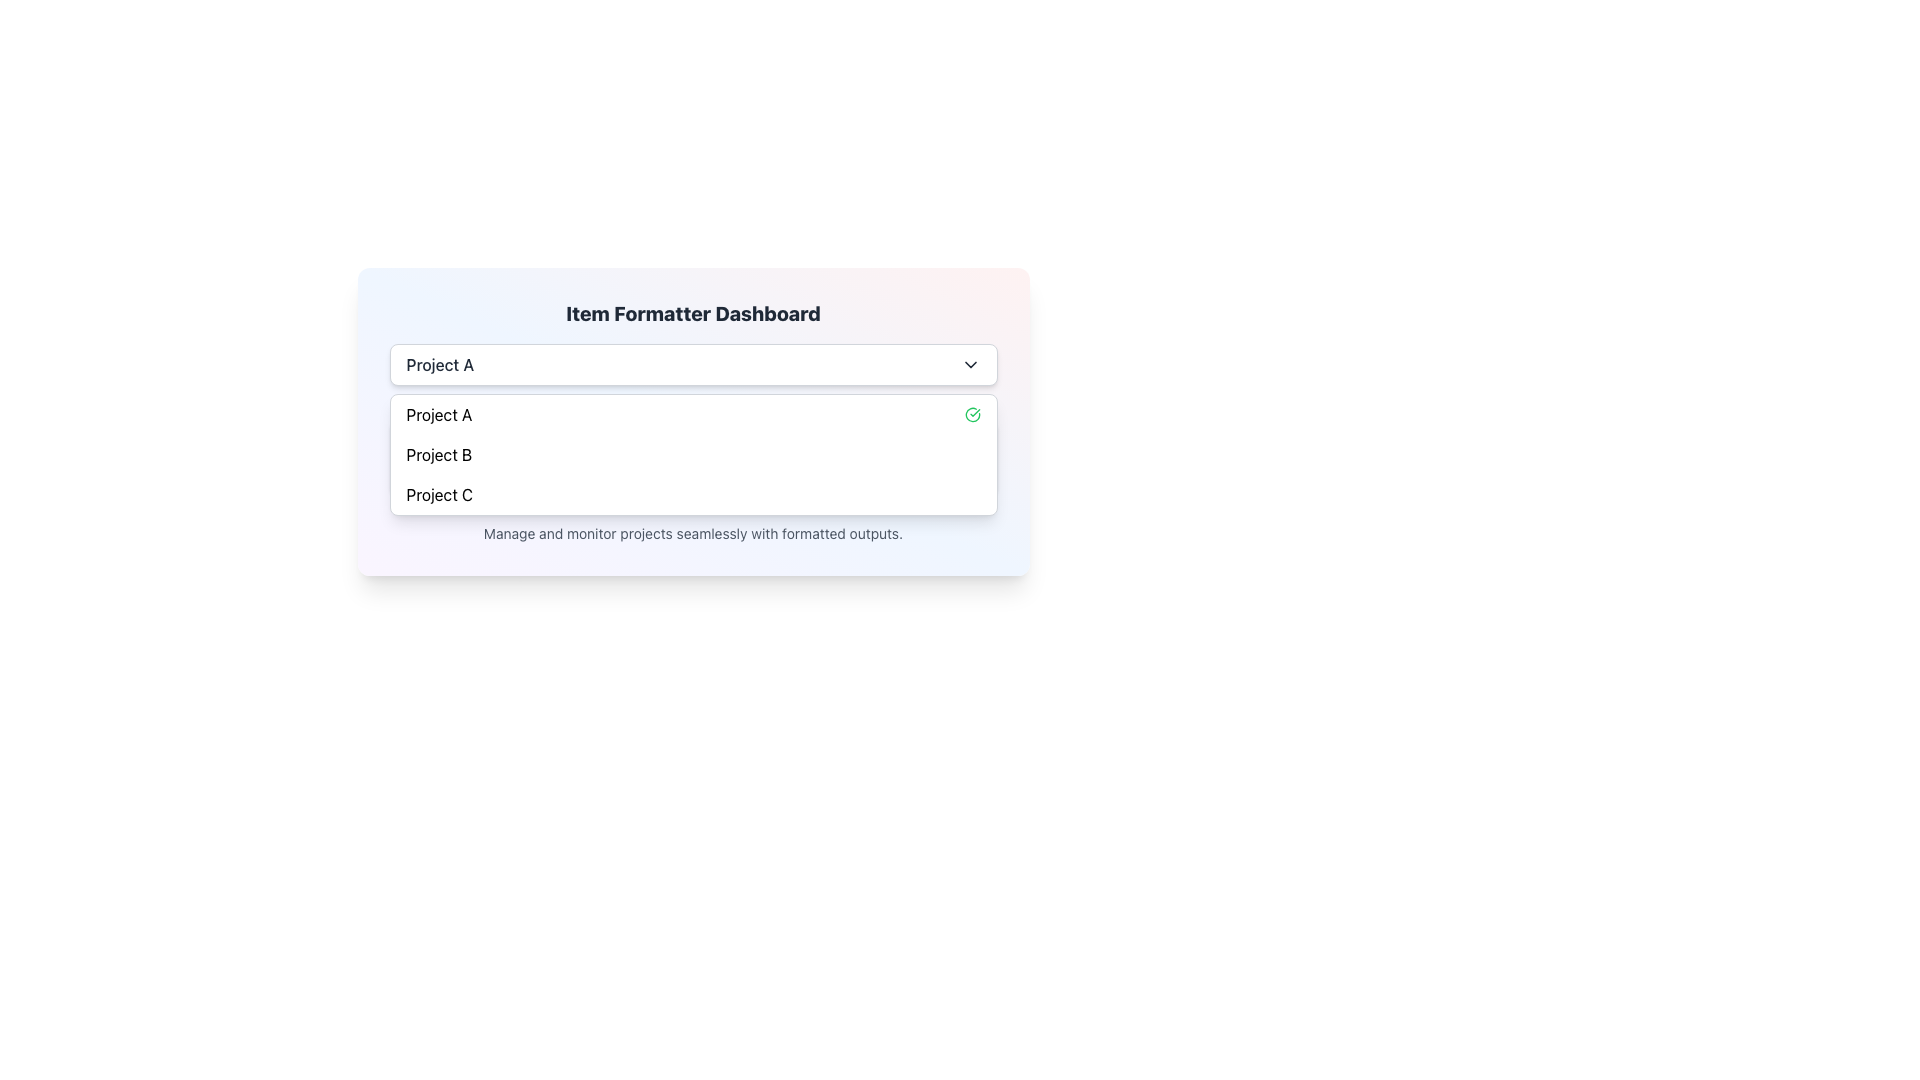 This screenshot has height=1080, width=1920. What do you see at coordinates (693, 414) in the screenshot?
I see `the List Item element displaying 'Project A'` at bounding box center [693, 414].